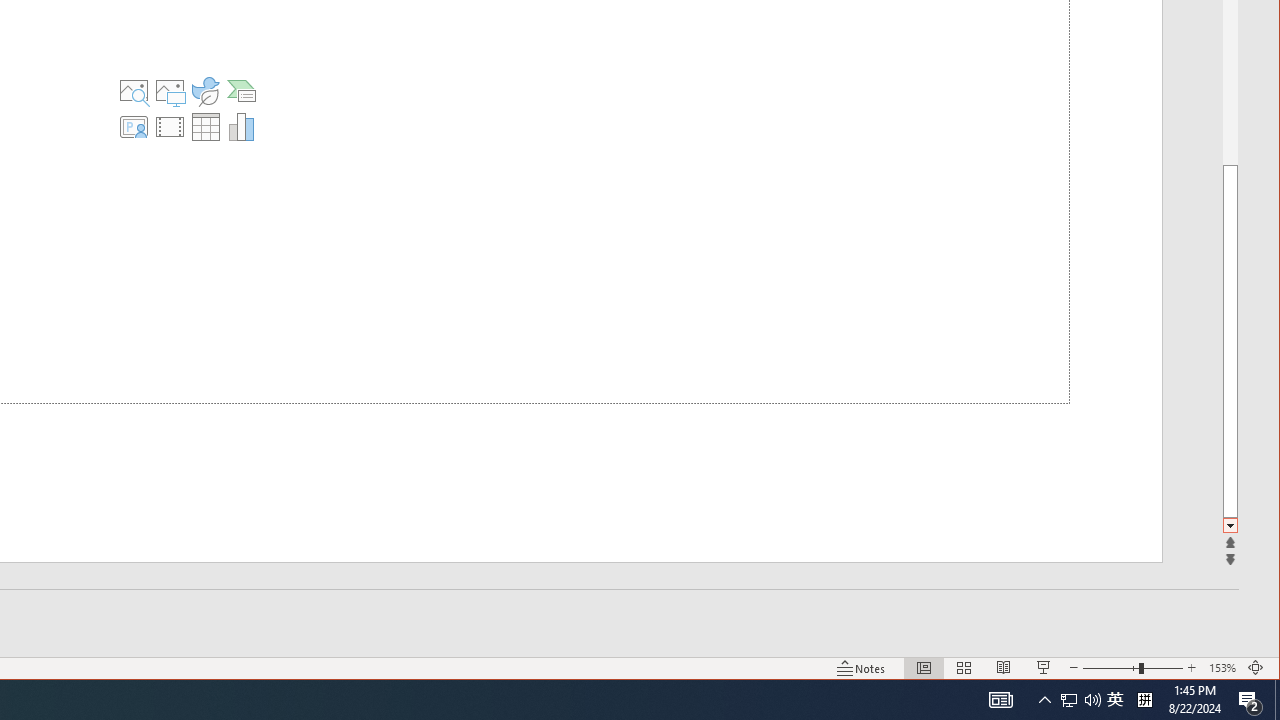  What do you see at coordinates (241, 127) in the screenshot?
I see `'Insert Chart'` at bounding box center [241, 127].